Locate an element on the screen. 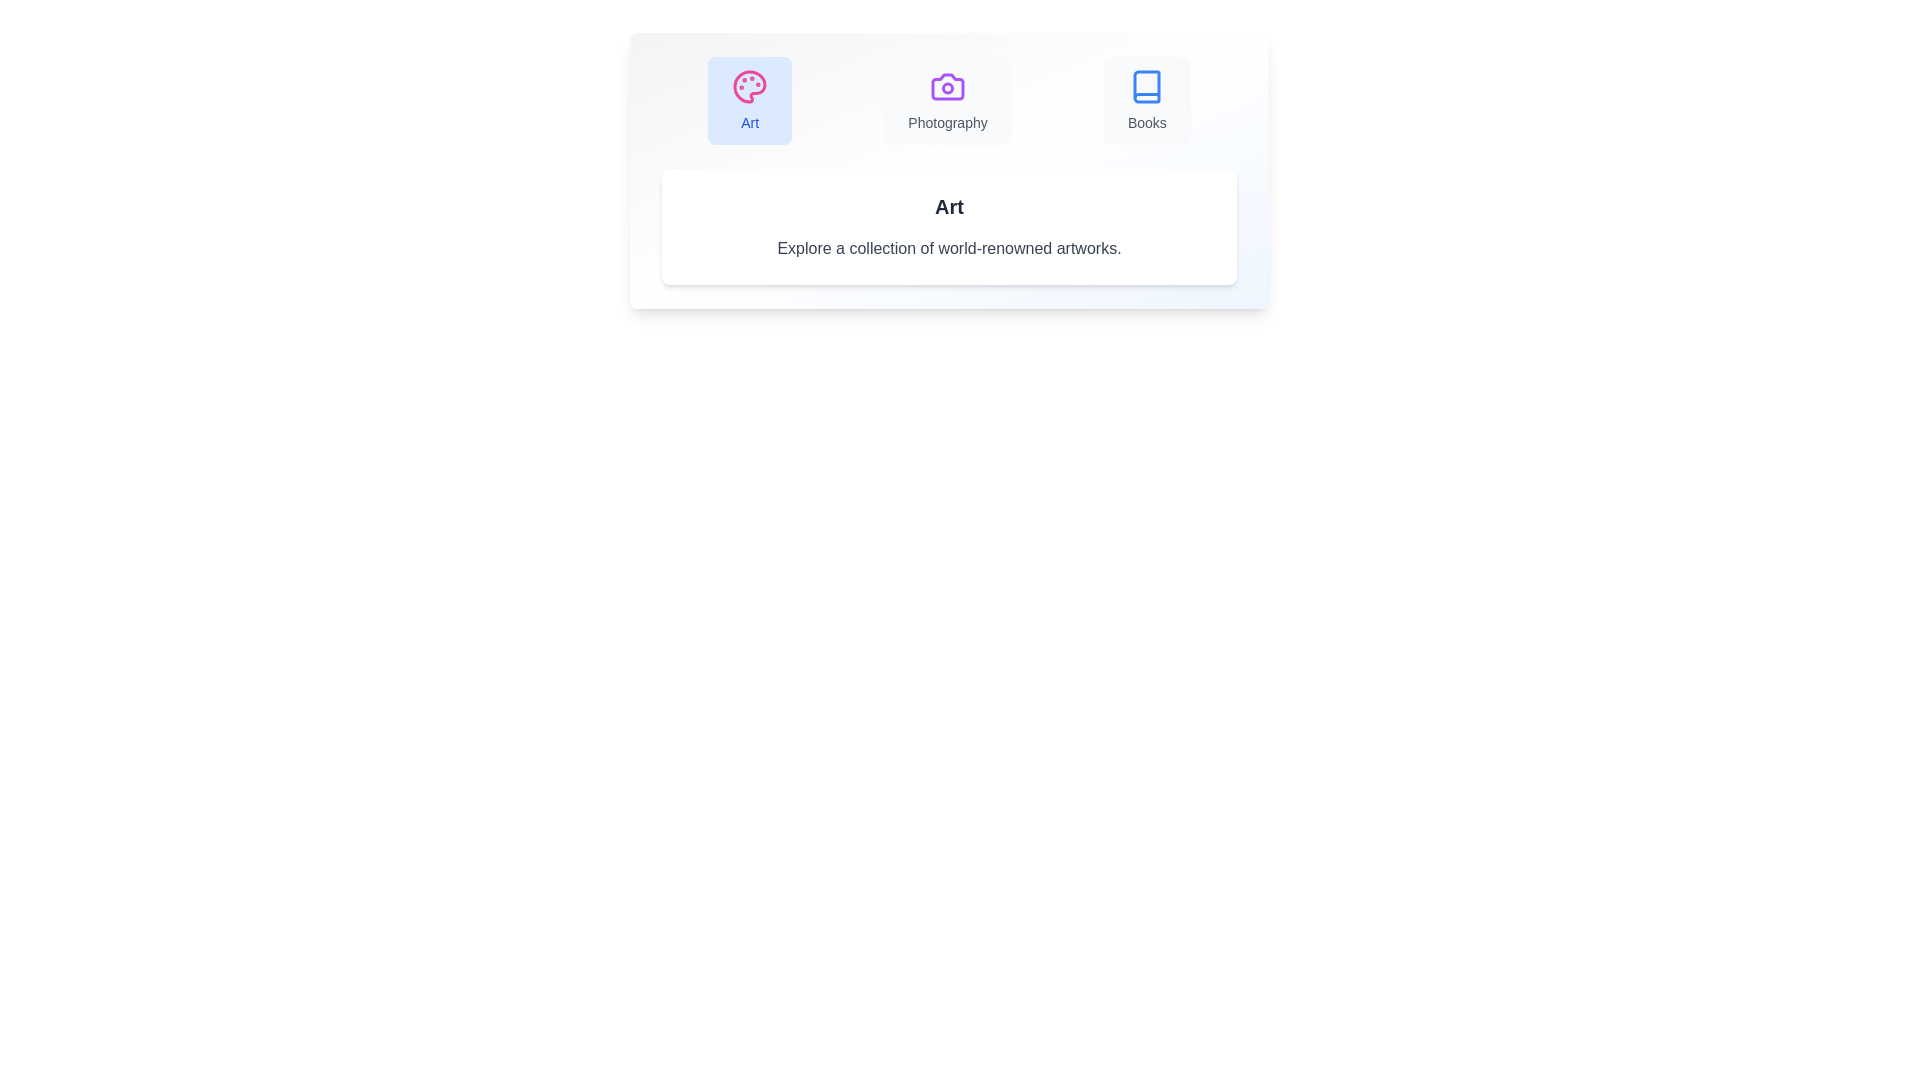 The image size is (1920, 1080). the Books tab by clicking on it is located at coordinates (1147, 100).